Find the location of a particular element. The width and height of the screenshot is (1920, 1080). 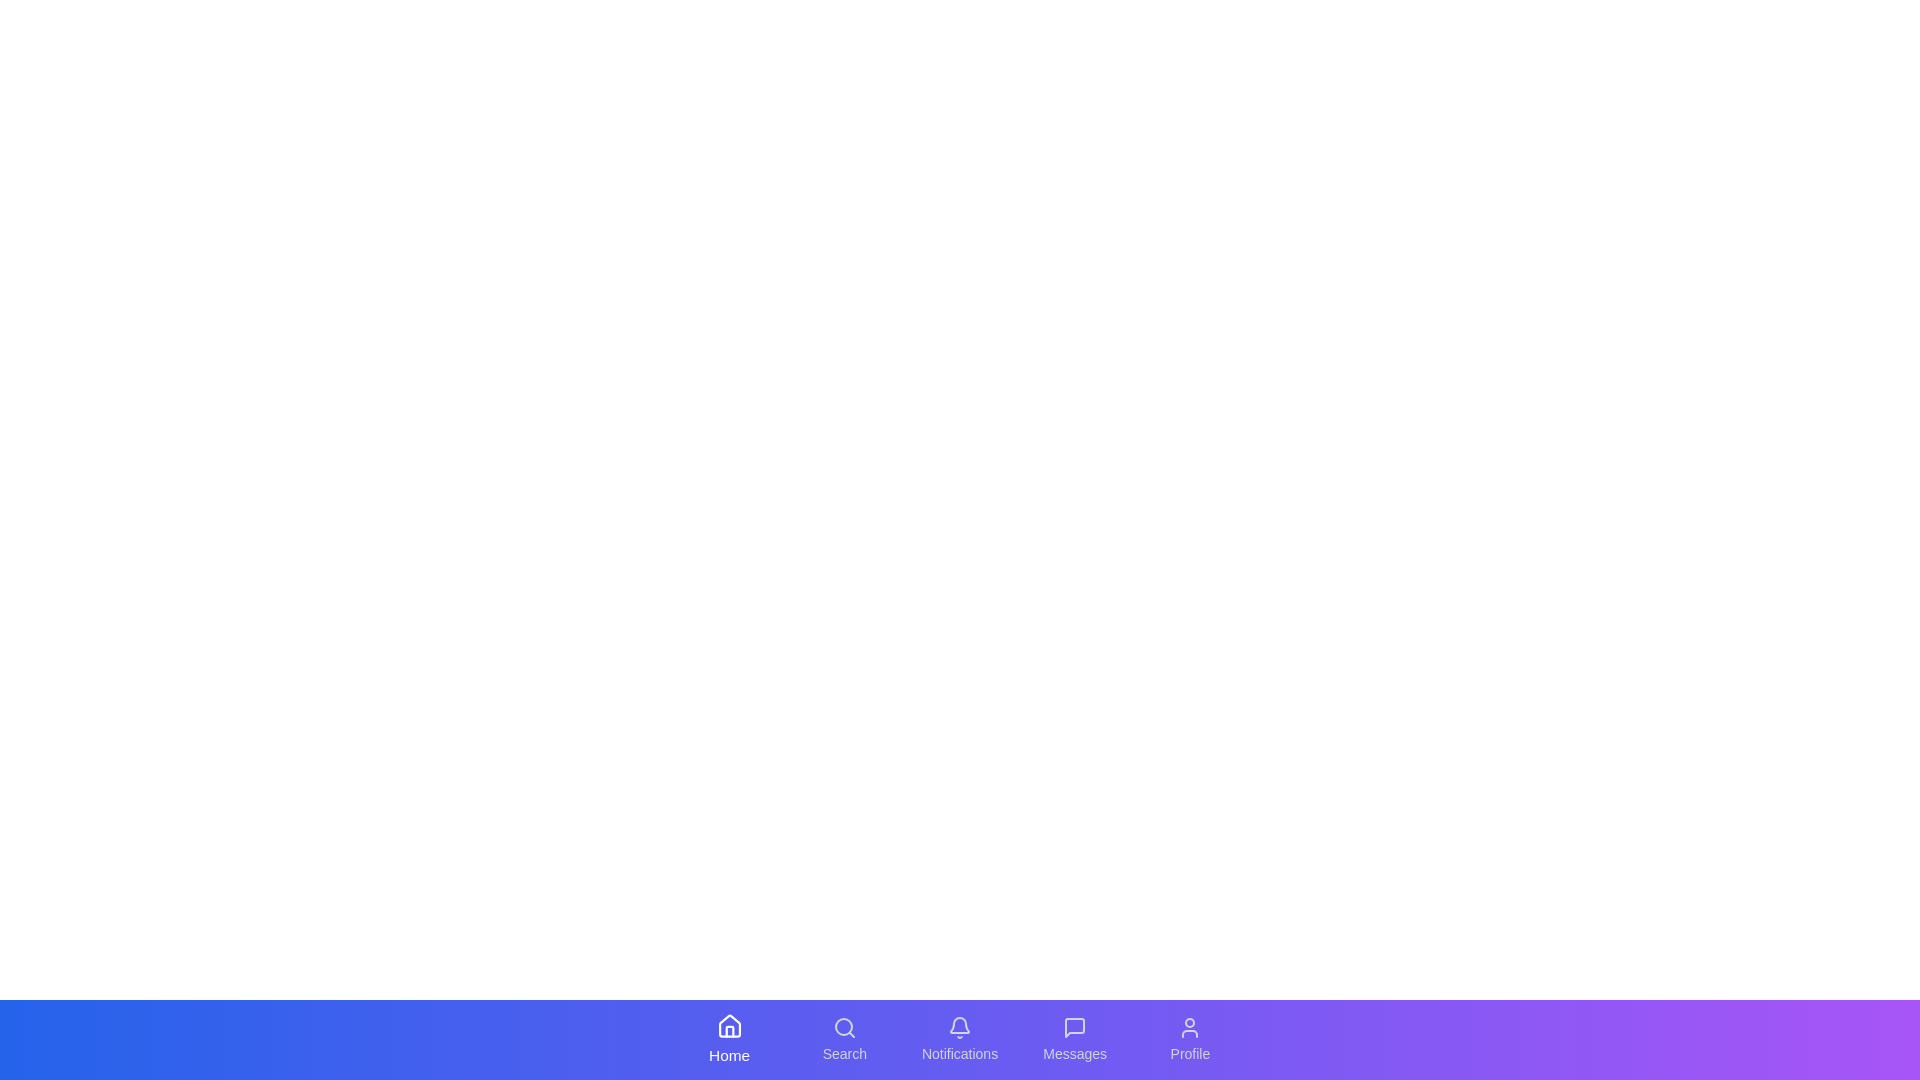

the Home navigation icon to navigate to the corresponding section is located at coordinates (728, 1039).